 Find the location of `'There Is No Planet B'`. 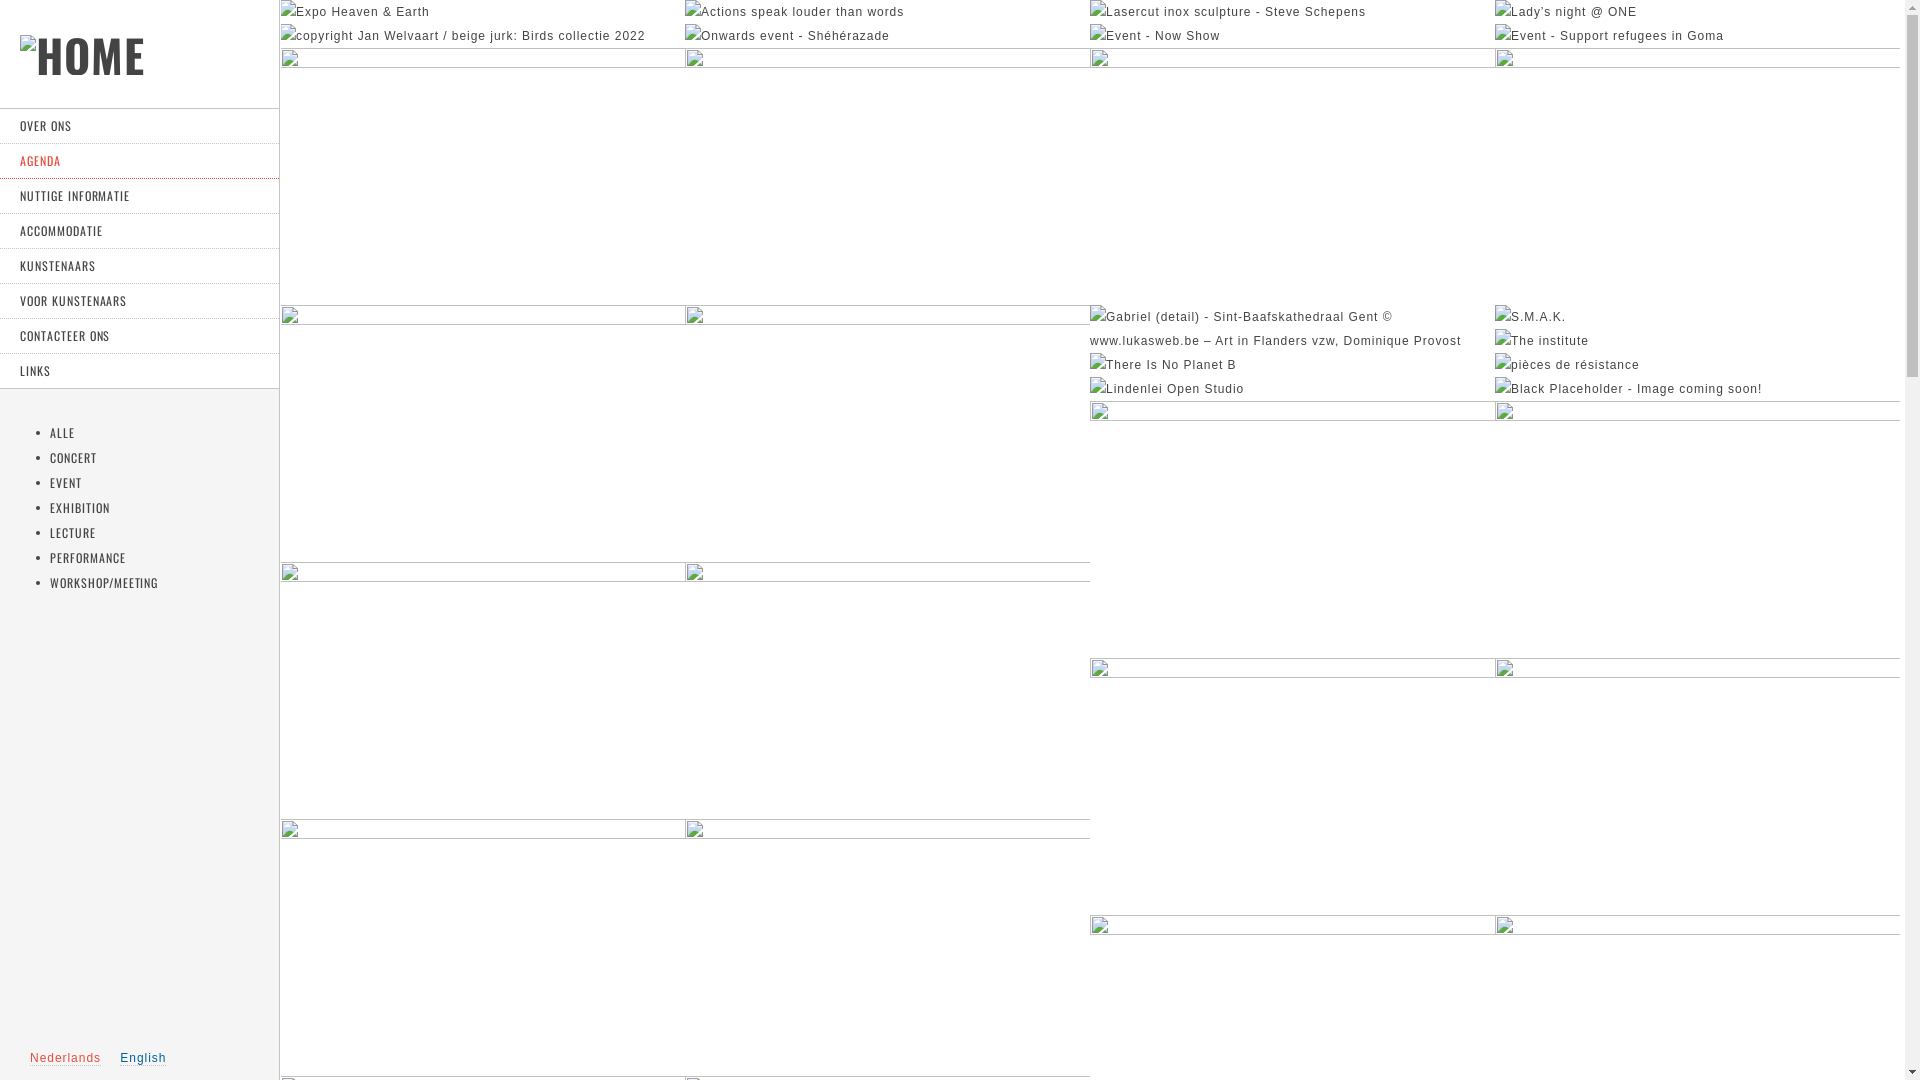

'There Is No Planet B' is located at coordinates (1163, 365).